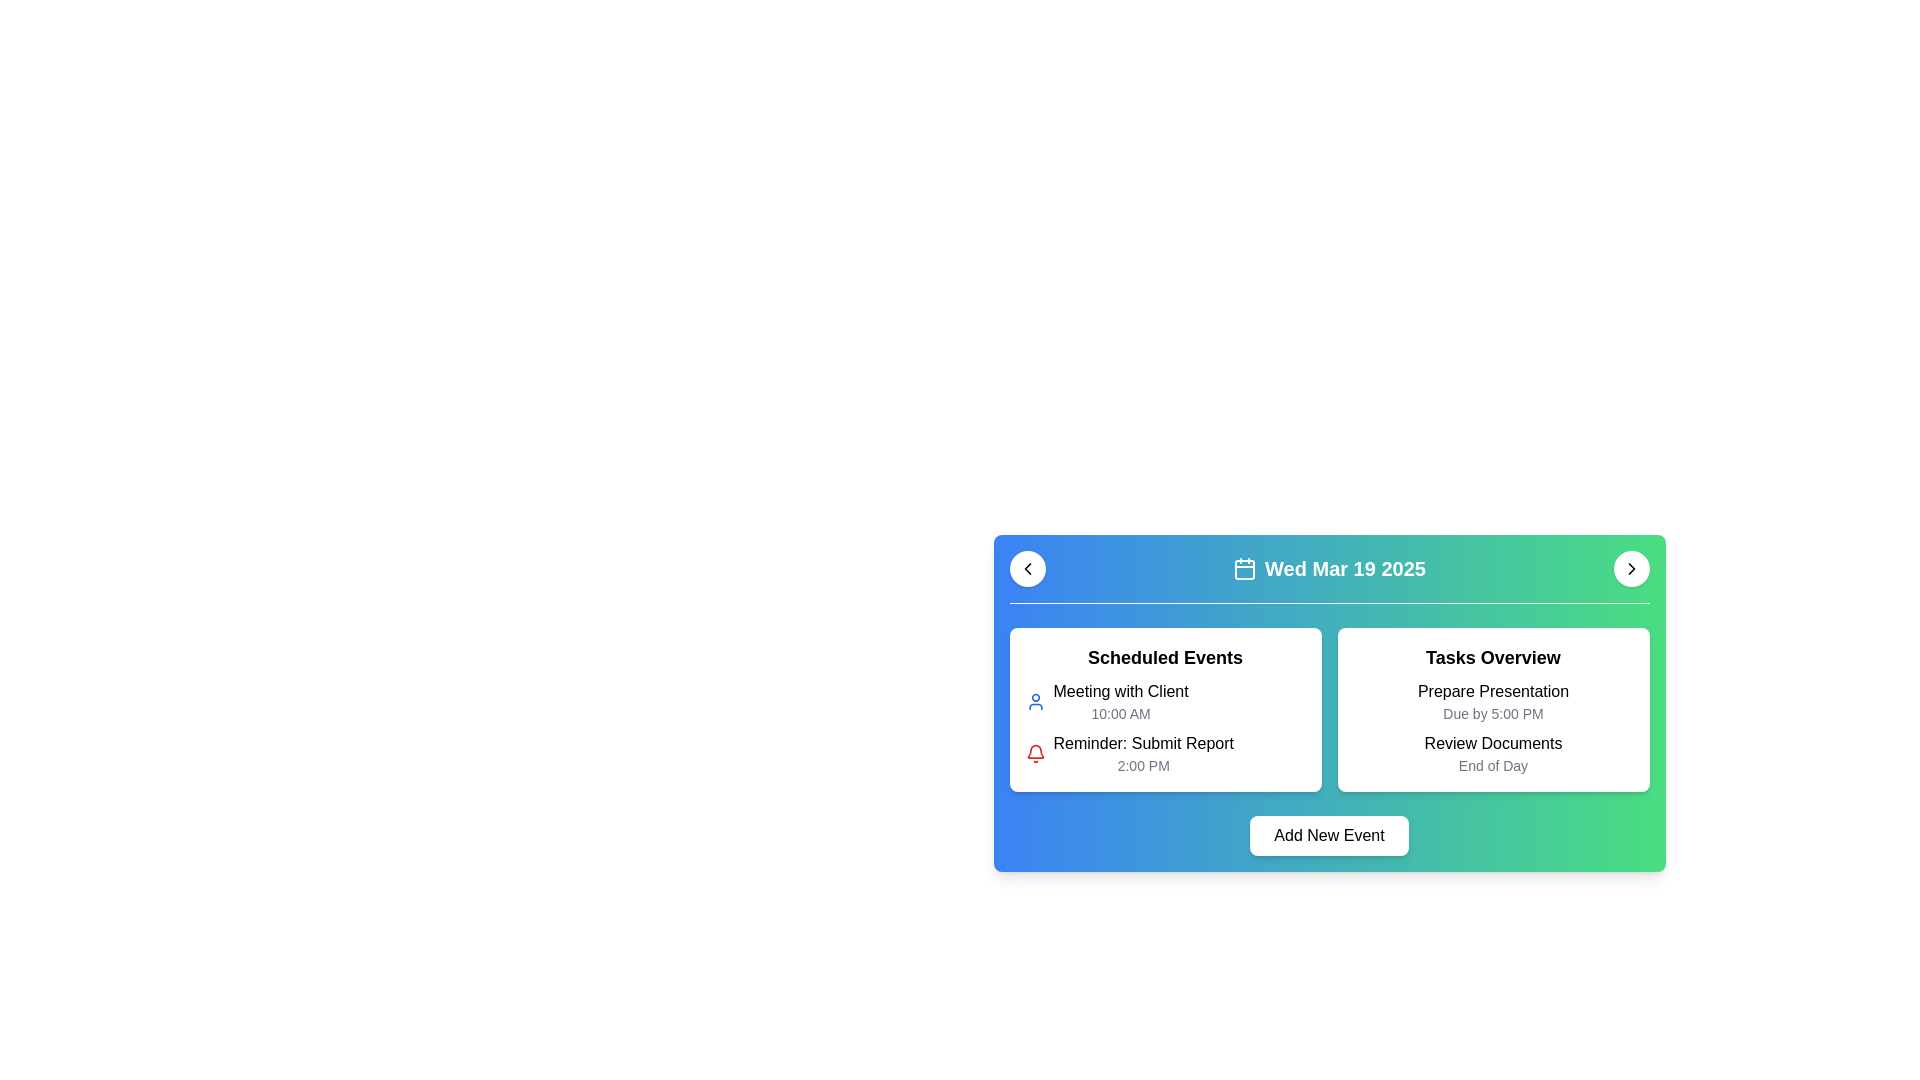 The width and height of the screenshot is (1920, 1080). I want to click on the user icon represented in outline style, colored blue, located to the left of the text 'Meeting with Client' in the 'Scheduled Events' card, so click(1035, 701).